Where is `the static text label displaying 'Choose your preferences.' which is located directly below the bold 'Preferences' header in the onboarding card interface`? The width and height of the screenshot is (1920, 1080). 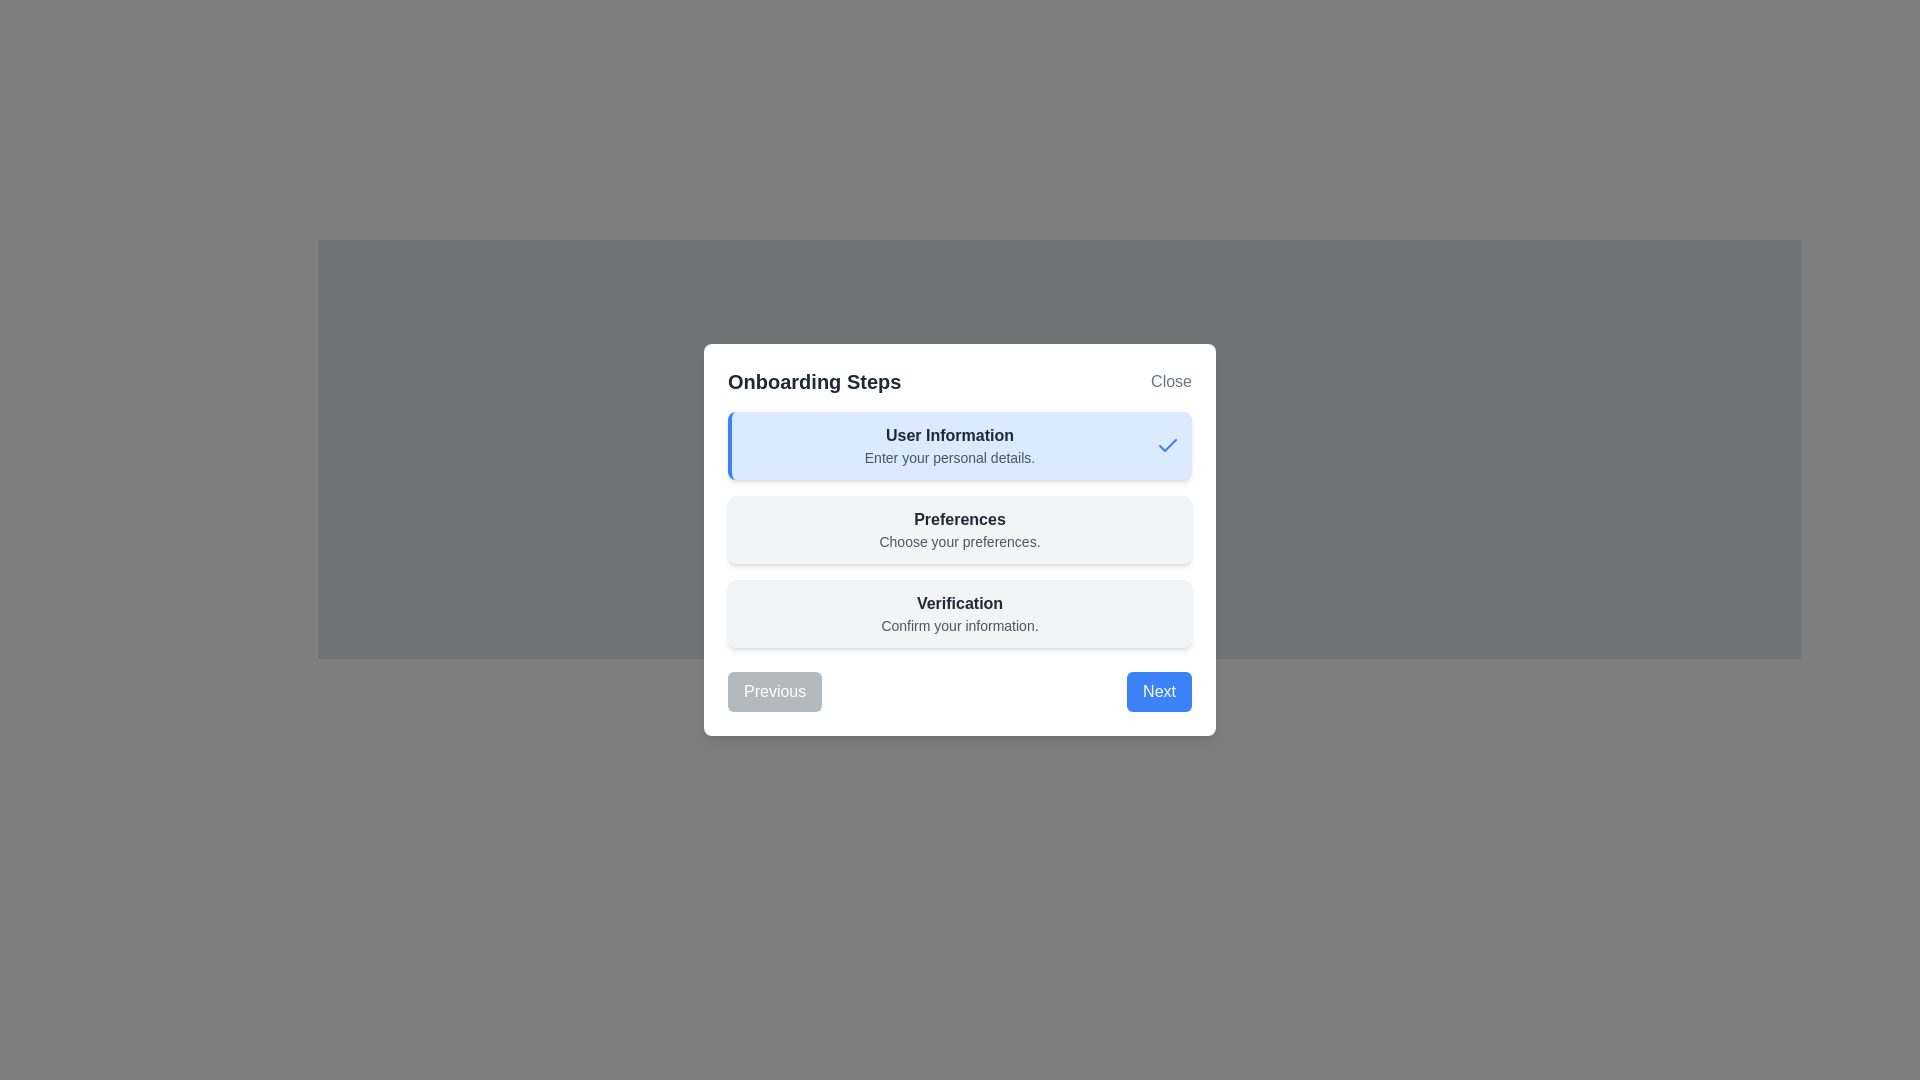 the static text label displaying 'Choose your preferences.' which is located directly below the bold 'Preferences' header in the onboarding card interface is located at coordinates (960, 542).